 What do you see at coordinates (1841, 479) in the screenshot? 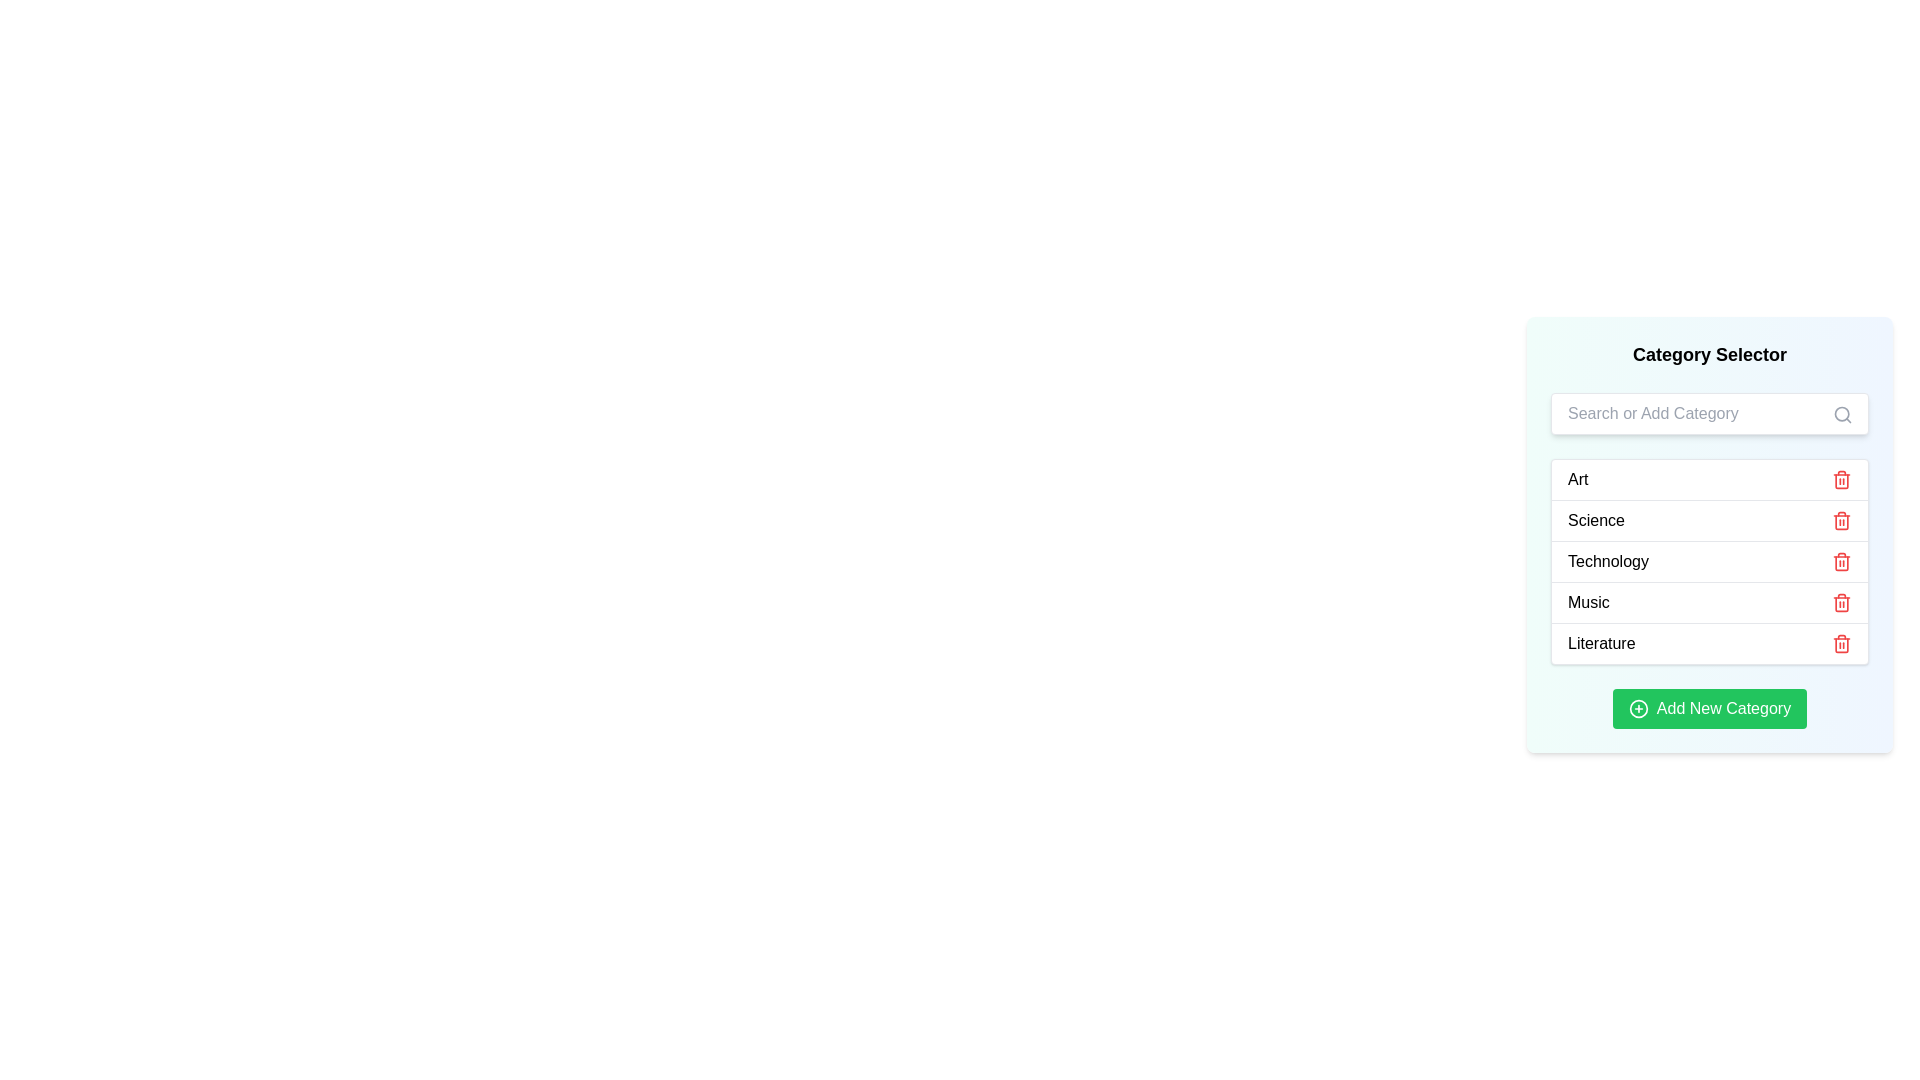
I see `the red trash can icon button located to the far right of the 'Art' category in the category selector list to change its color` at bounding box center [1841, 479].